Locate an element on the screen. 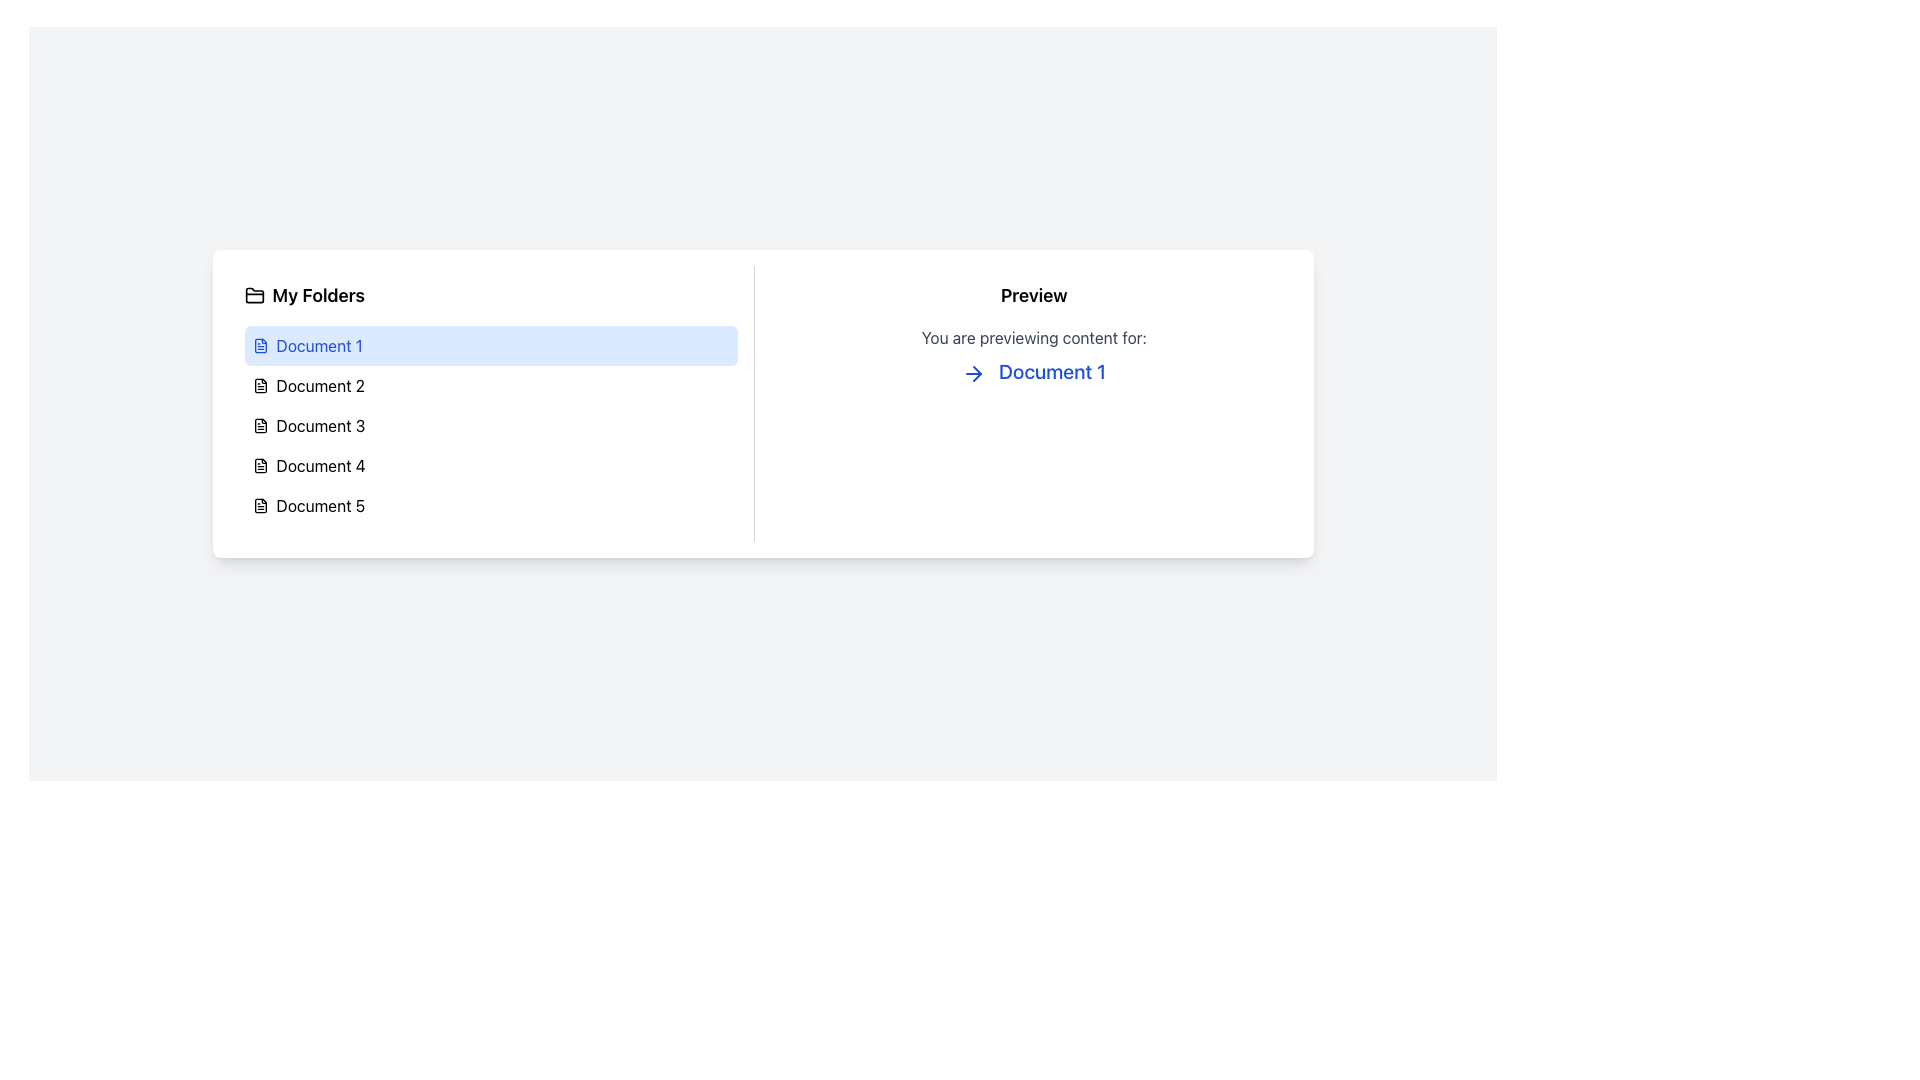 The height and width of the screenshot is (1080, 1920). the icon representing 'Document 5' in the folder list, which is located at the beginning of the line for this document is located at coordinates (259, 504).